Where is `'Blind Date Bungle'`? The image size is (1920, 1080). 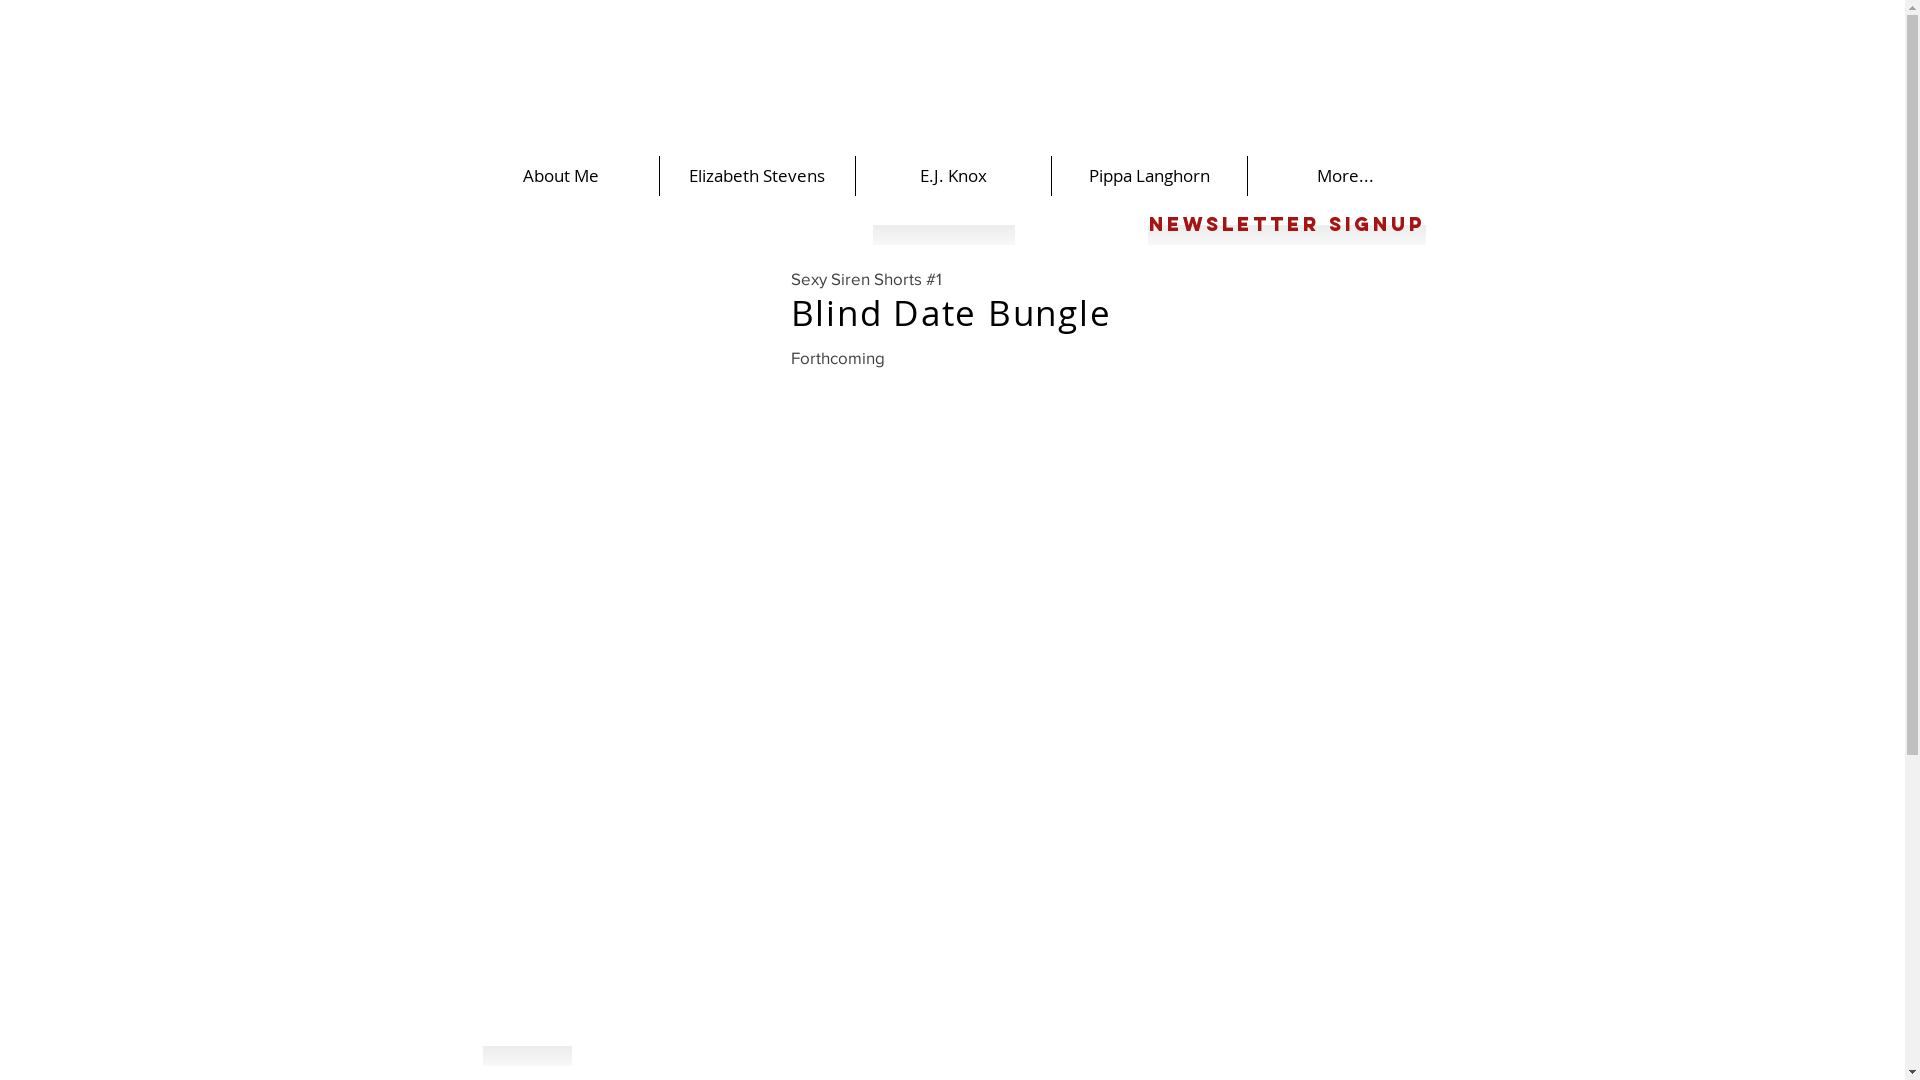
'Blind Date Bungle' is located at coordinates (789, 312).